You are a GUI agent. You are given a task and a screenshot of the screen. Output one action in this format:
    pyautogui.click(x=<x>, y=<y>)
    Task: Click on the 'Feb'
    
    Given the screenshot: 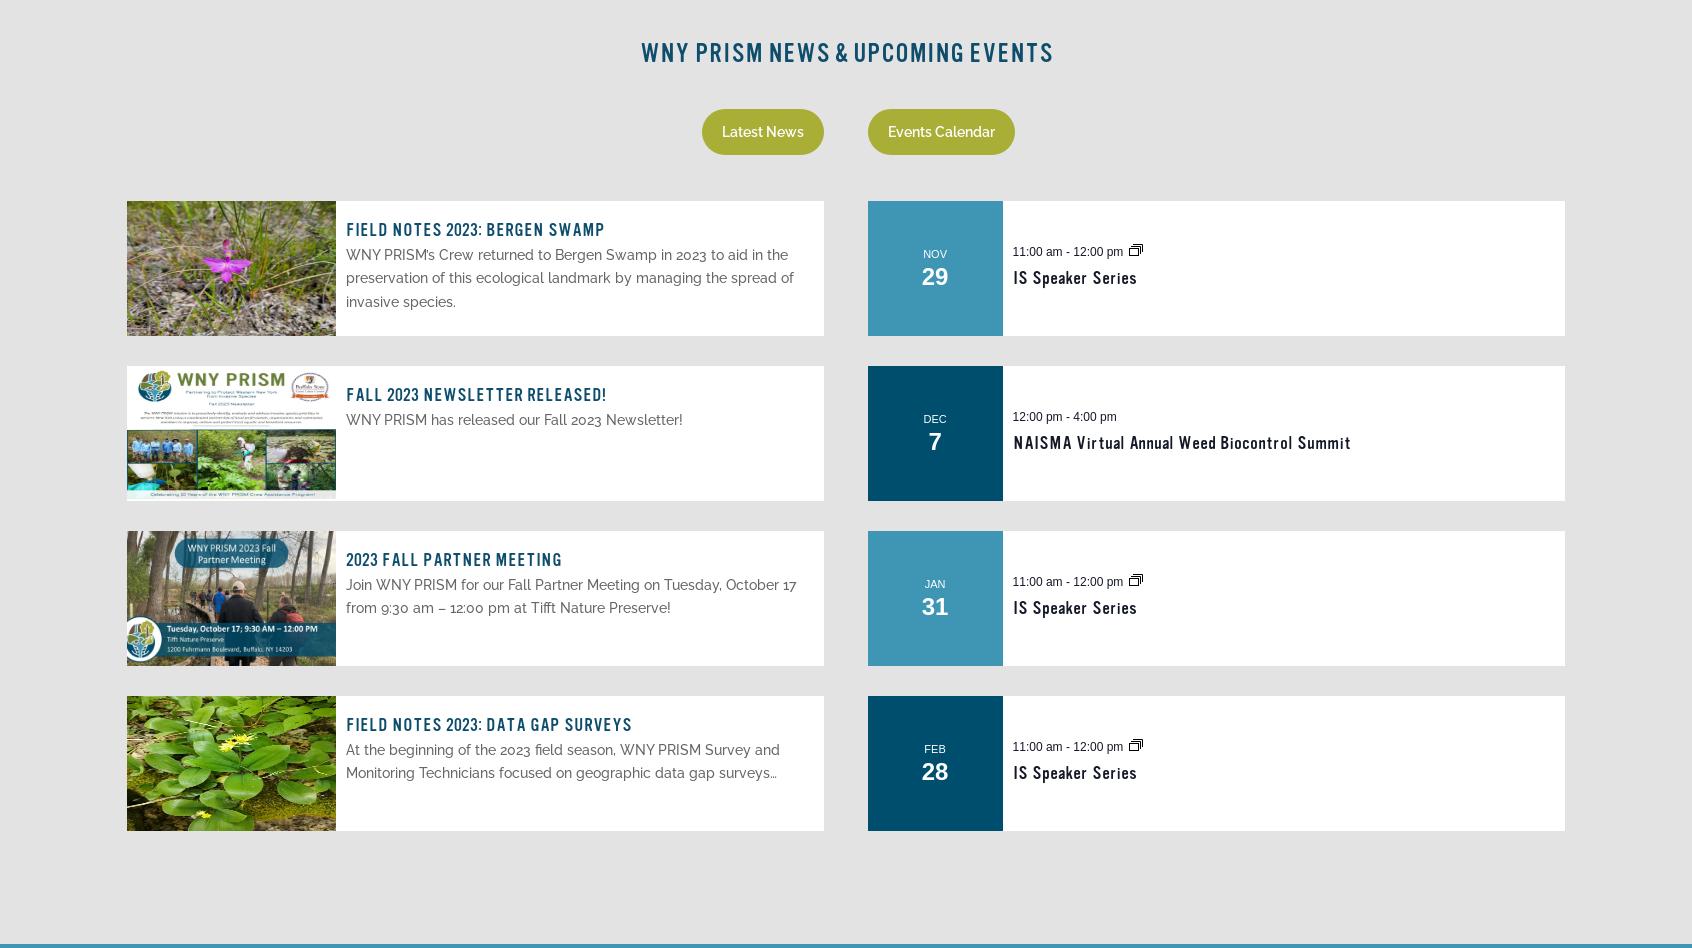 What is the action you would take?
    pyautogui.click(x=934, y=747)
    